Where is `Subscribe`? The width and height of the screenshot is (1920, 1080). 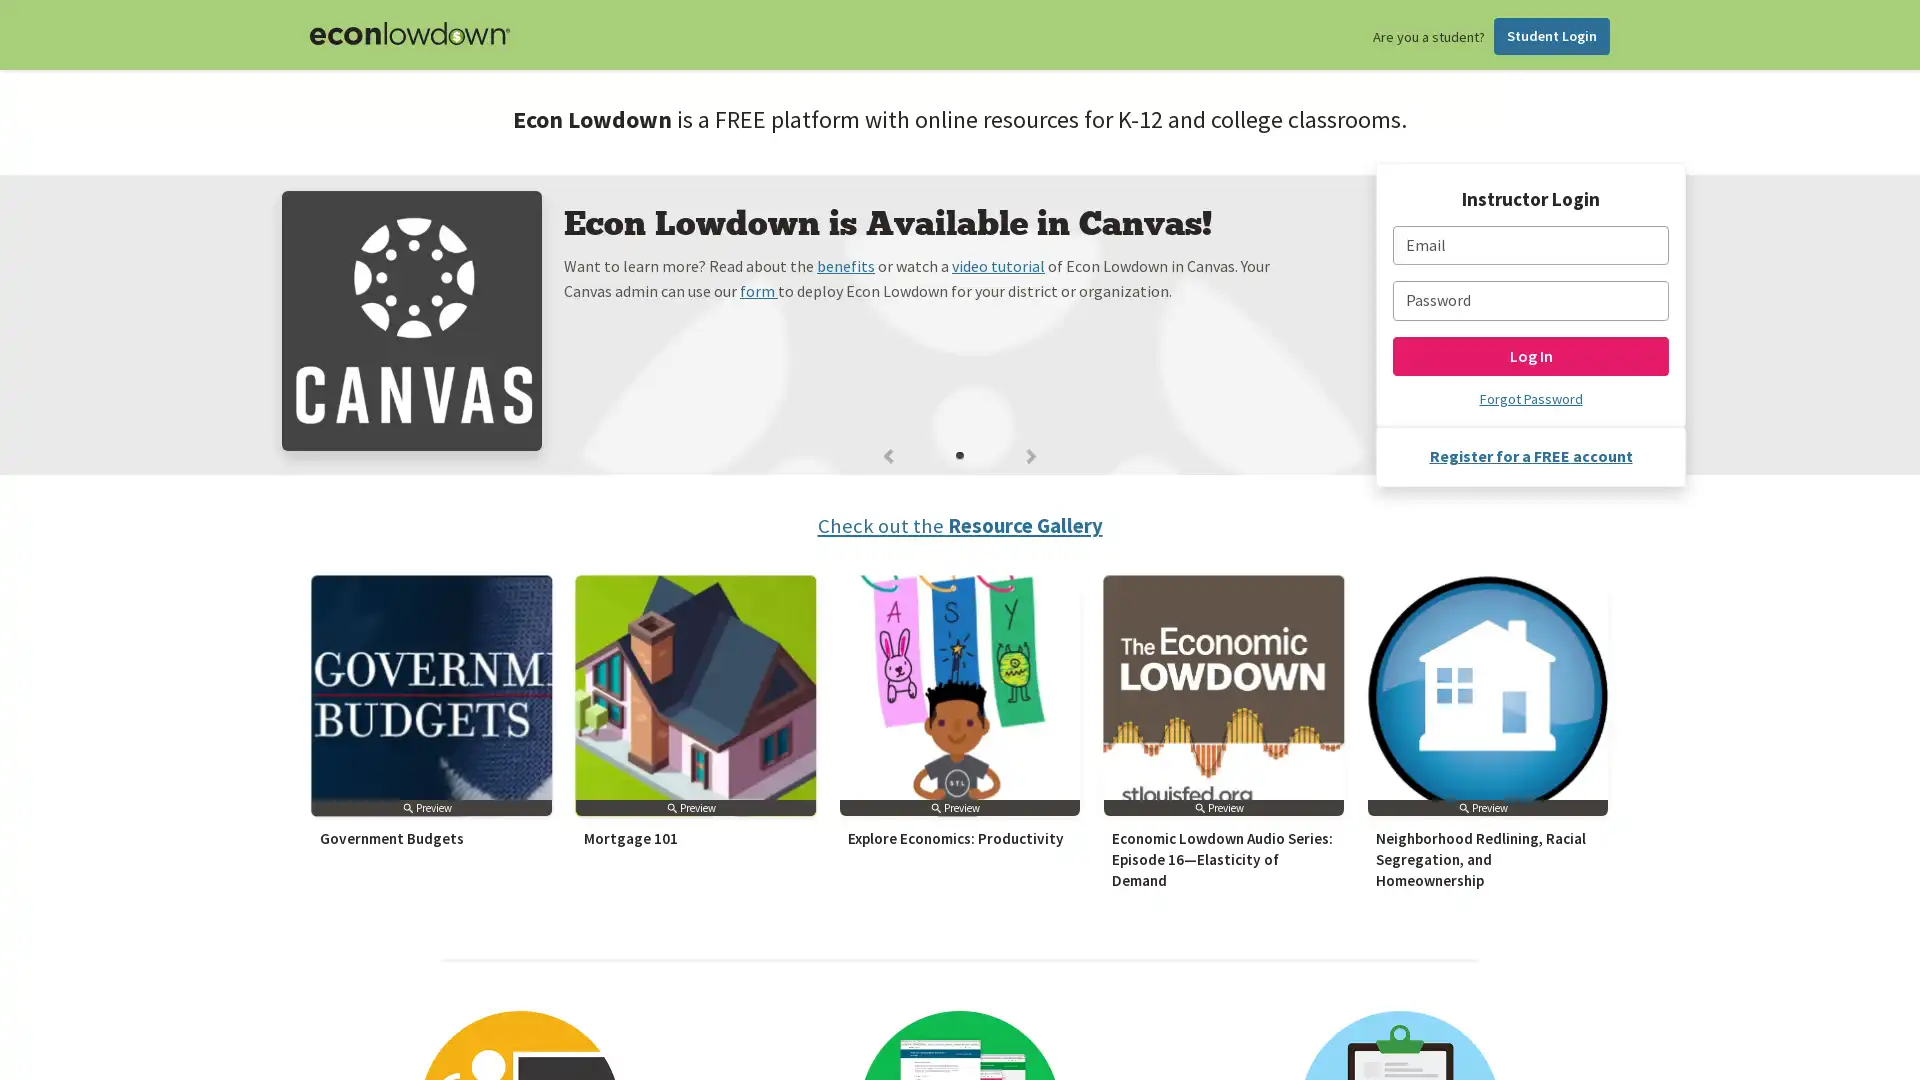
Subscribe is located at coordinates (1828, 1021).